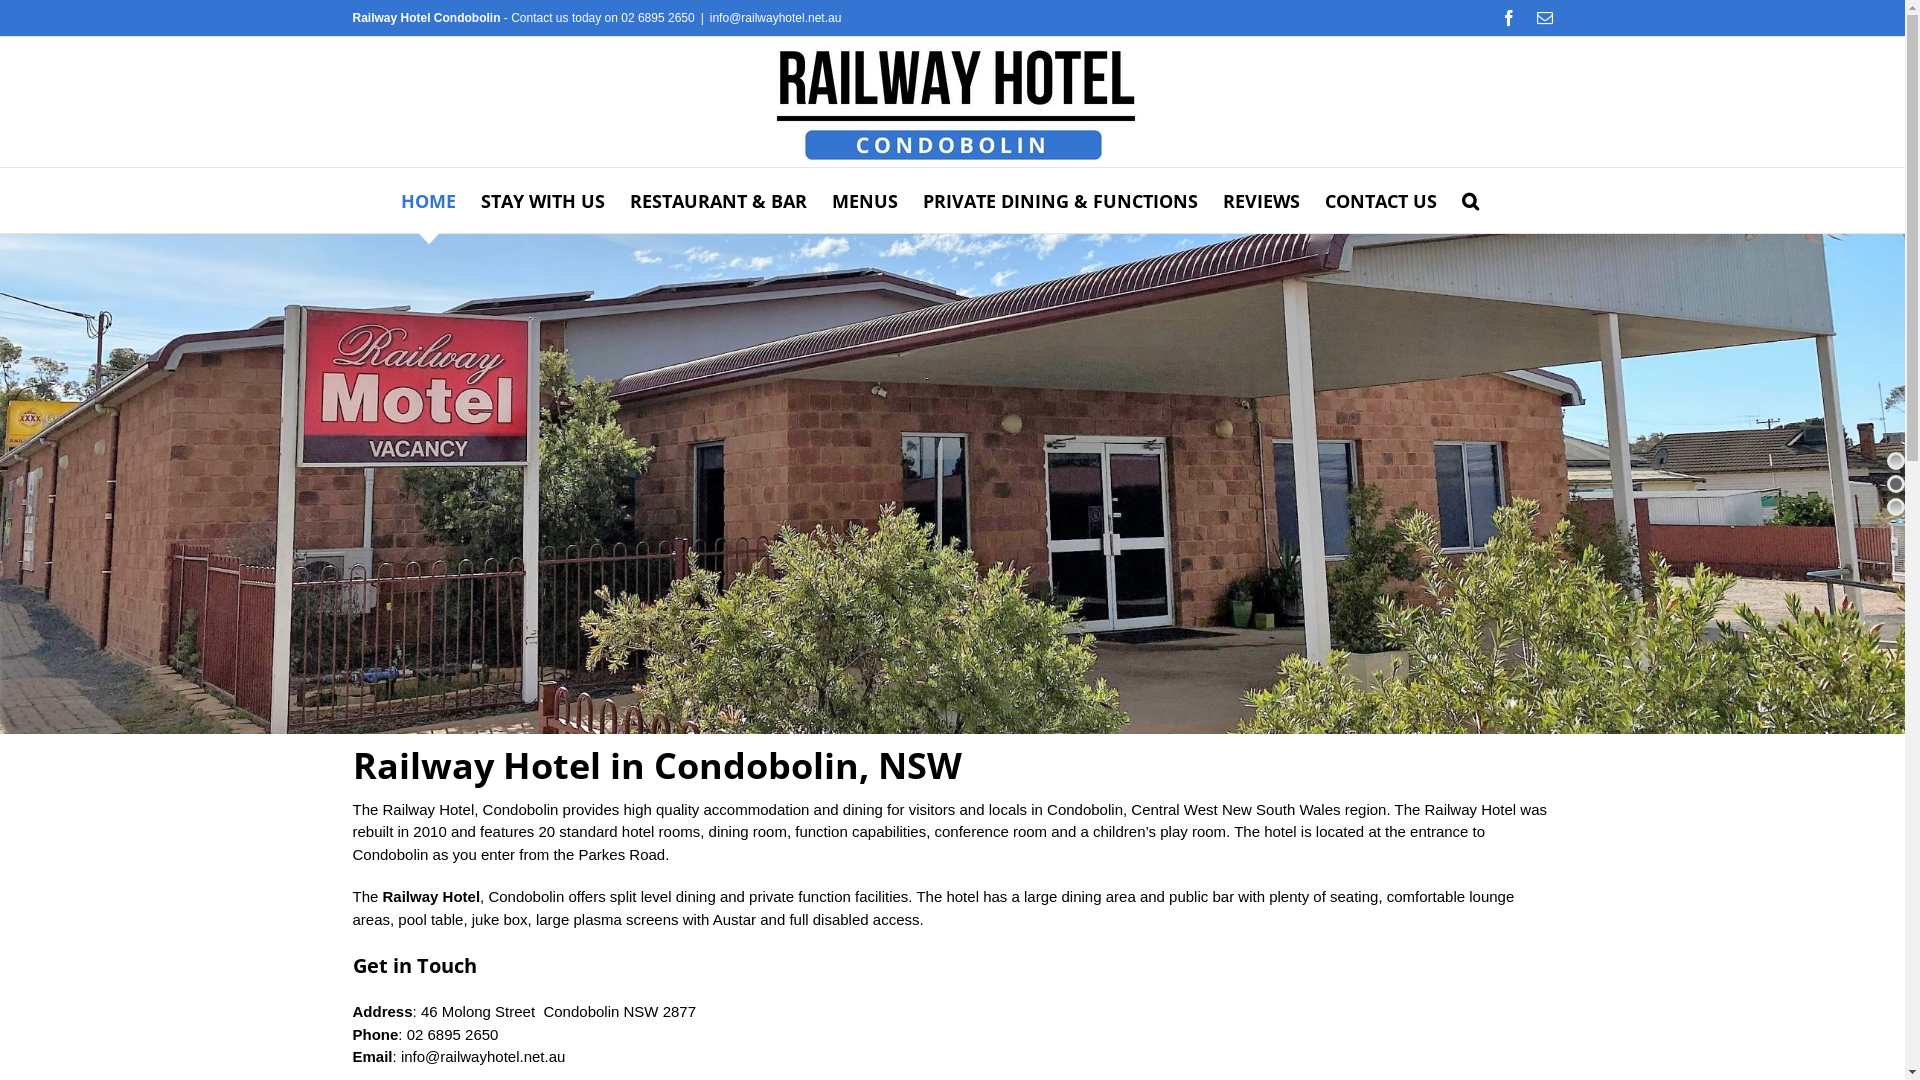 The width and height of the screenshot is (1920, 1080). I want to click on 'RESTAURANT & BAR', so click(718, 200).